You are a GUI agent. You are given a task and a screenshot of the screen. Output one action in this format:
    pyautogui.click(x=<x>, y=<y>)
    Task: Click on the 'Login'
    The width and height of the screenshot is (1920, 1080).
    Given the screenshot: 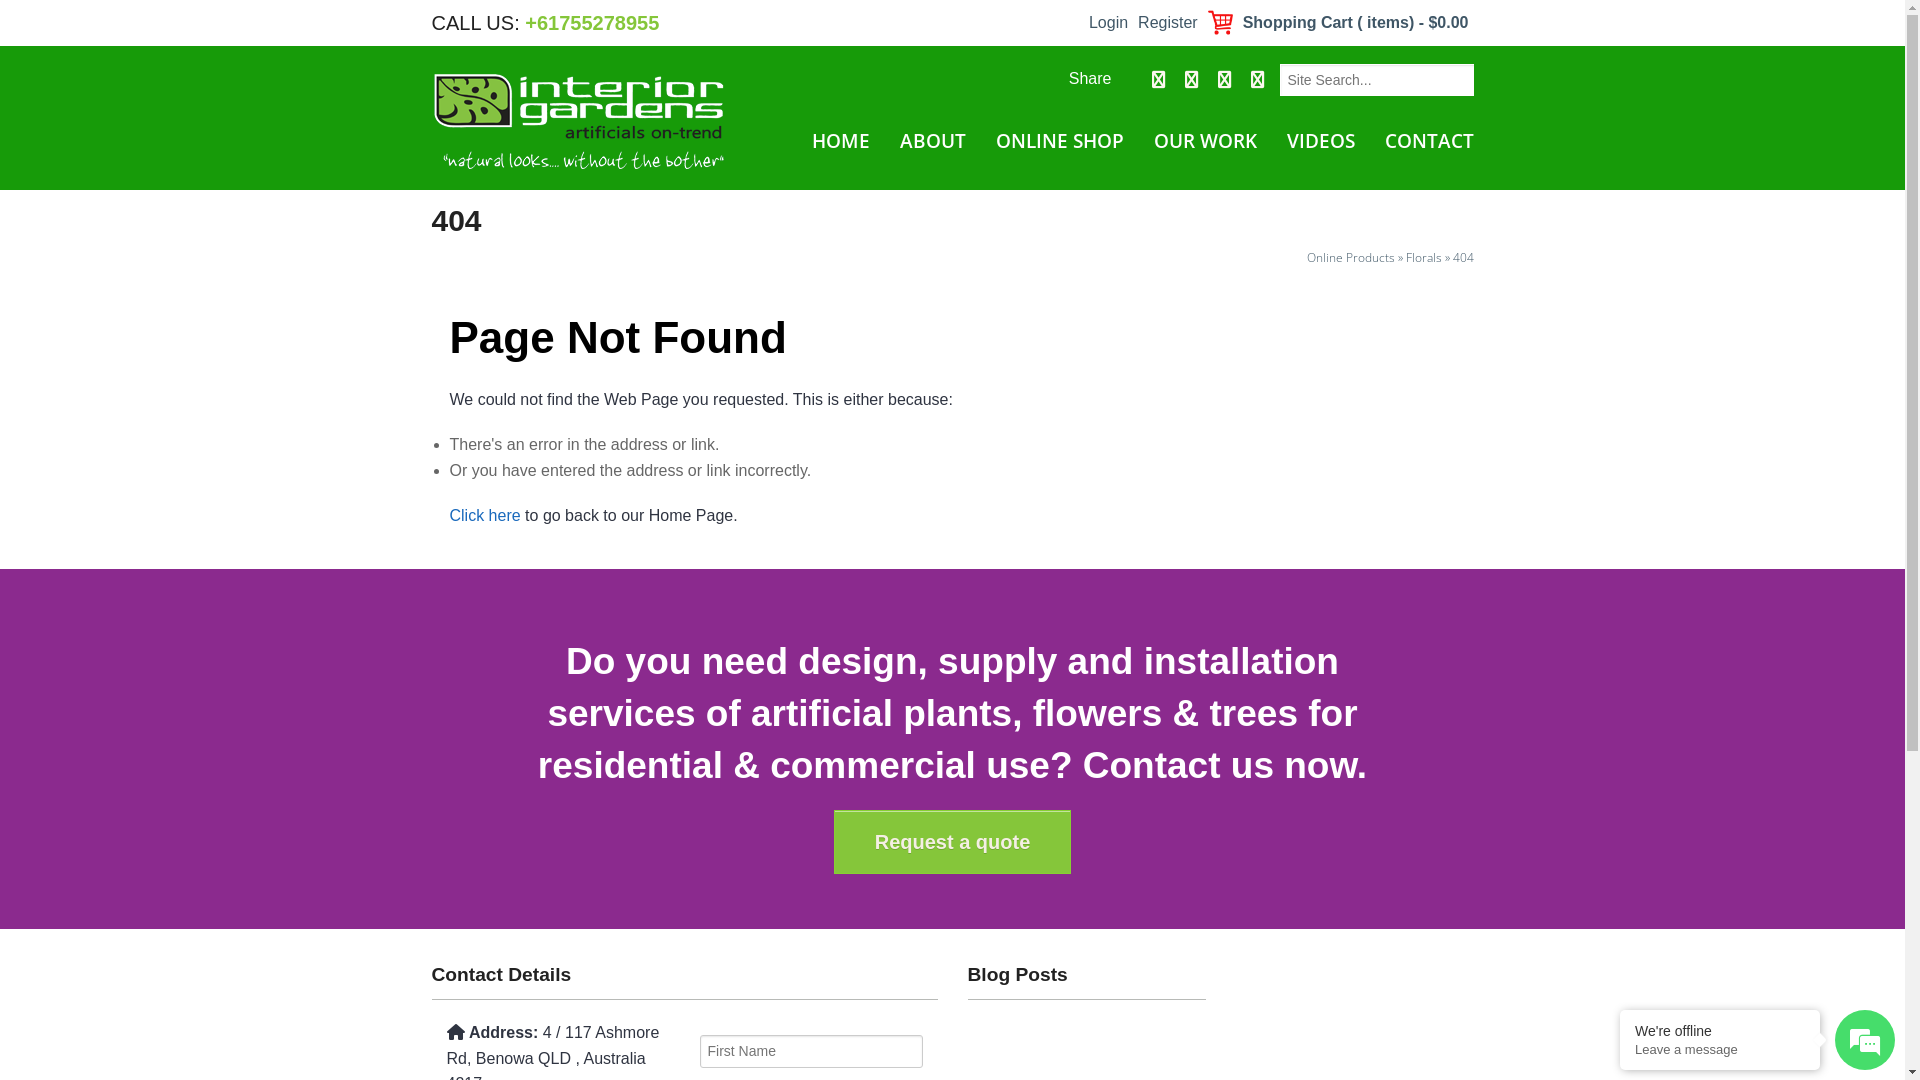 What is the action you would take?
    pyautogui.click(x=1083, y=23)
    